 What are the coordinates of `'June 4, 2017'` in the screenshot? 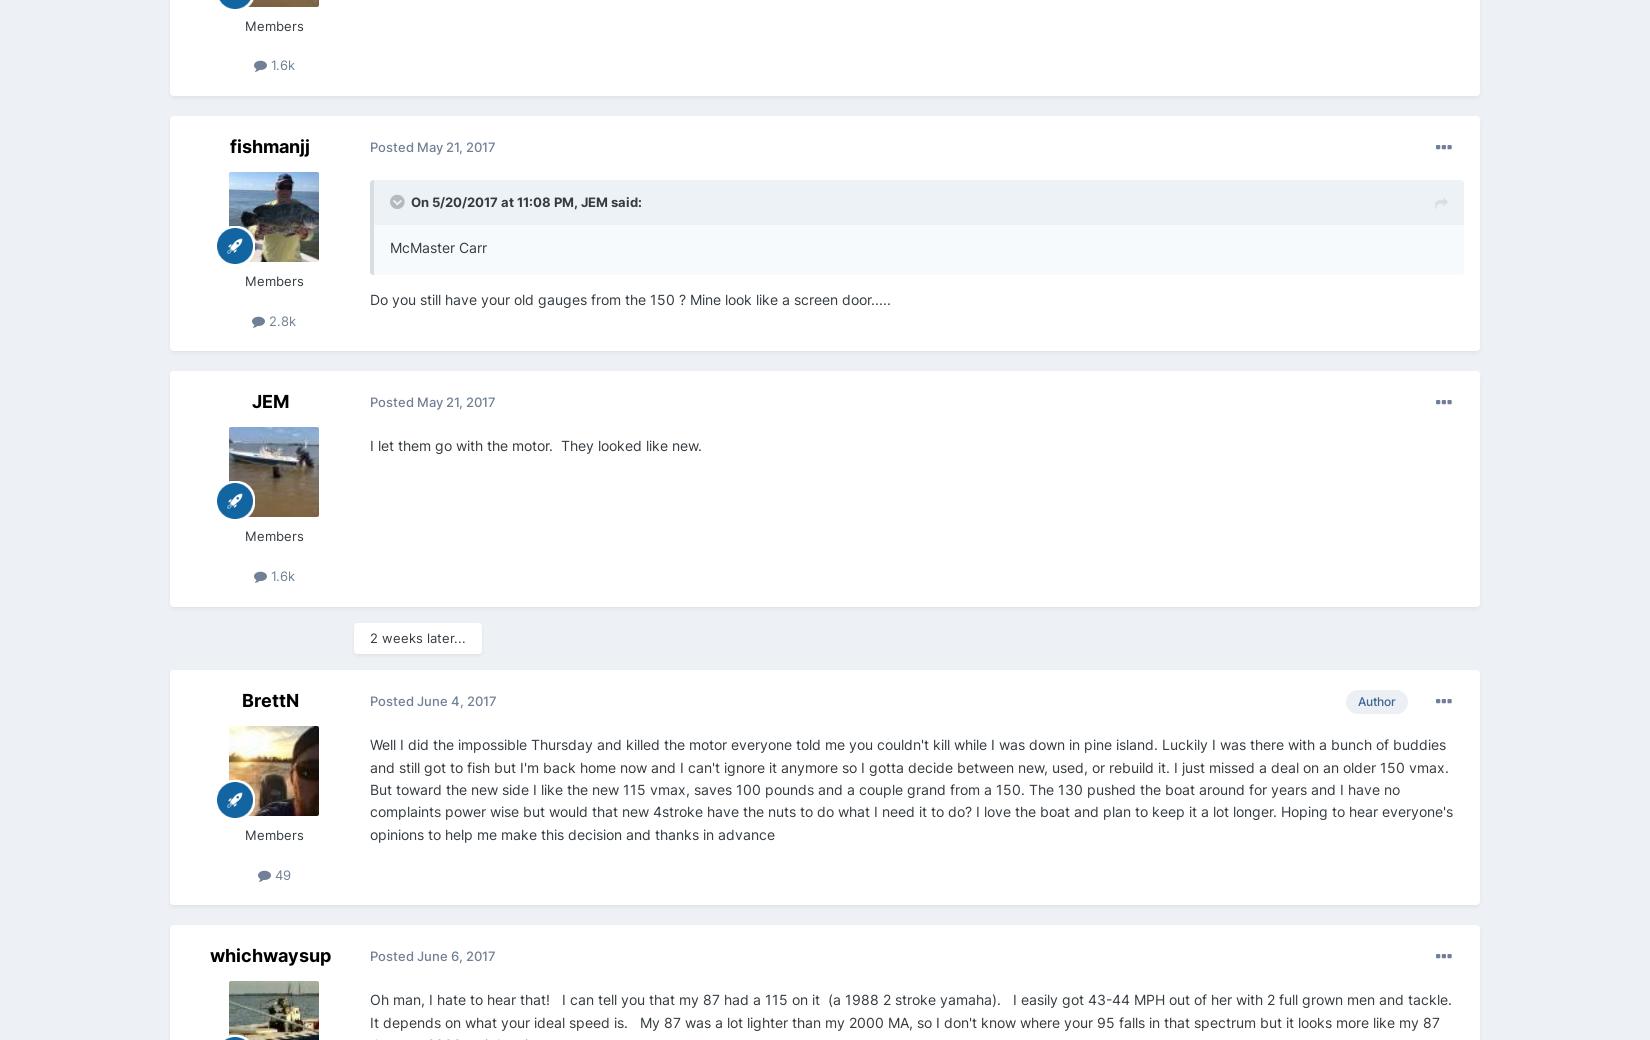 It's located at (456, 700).